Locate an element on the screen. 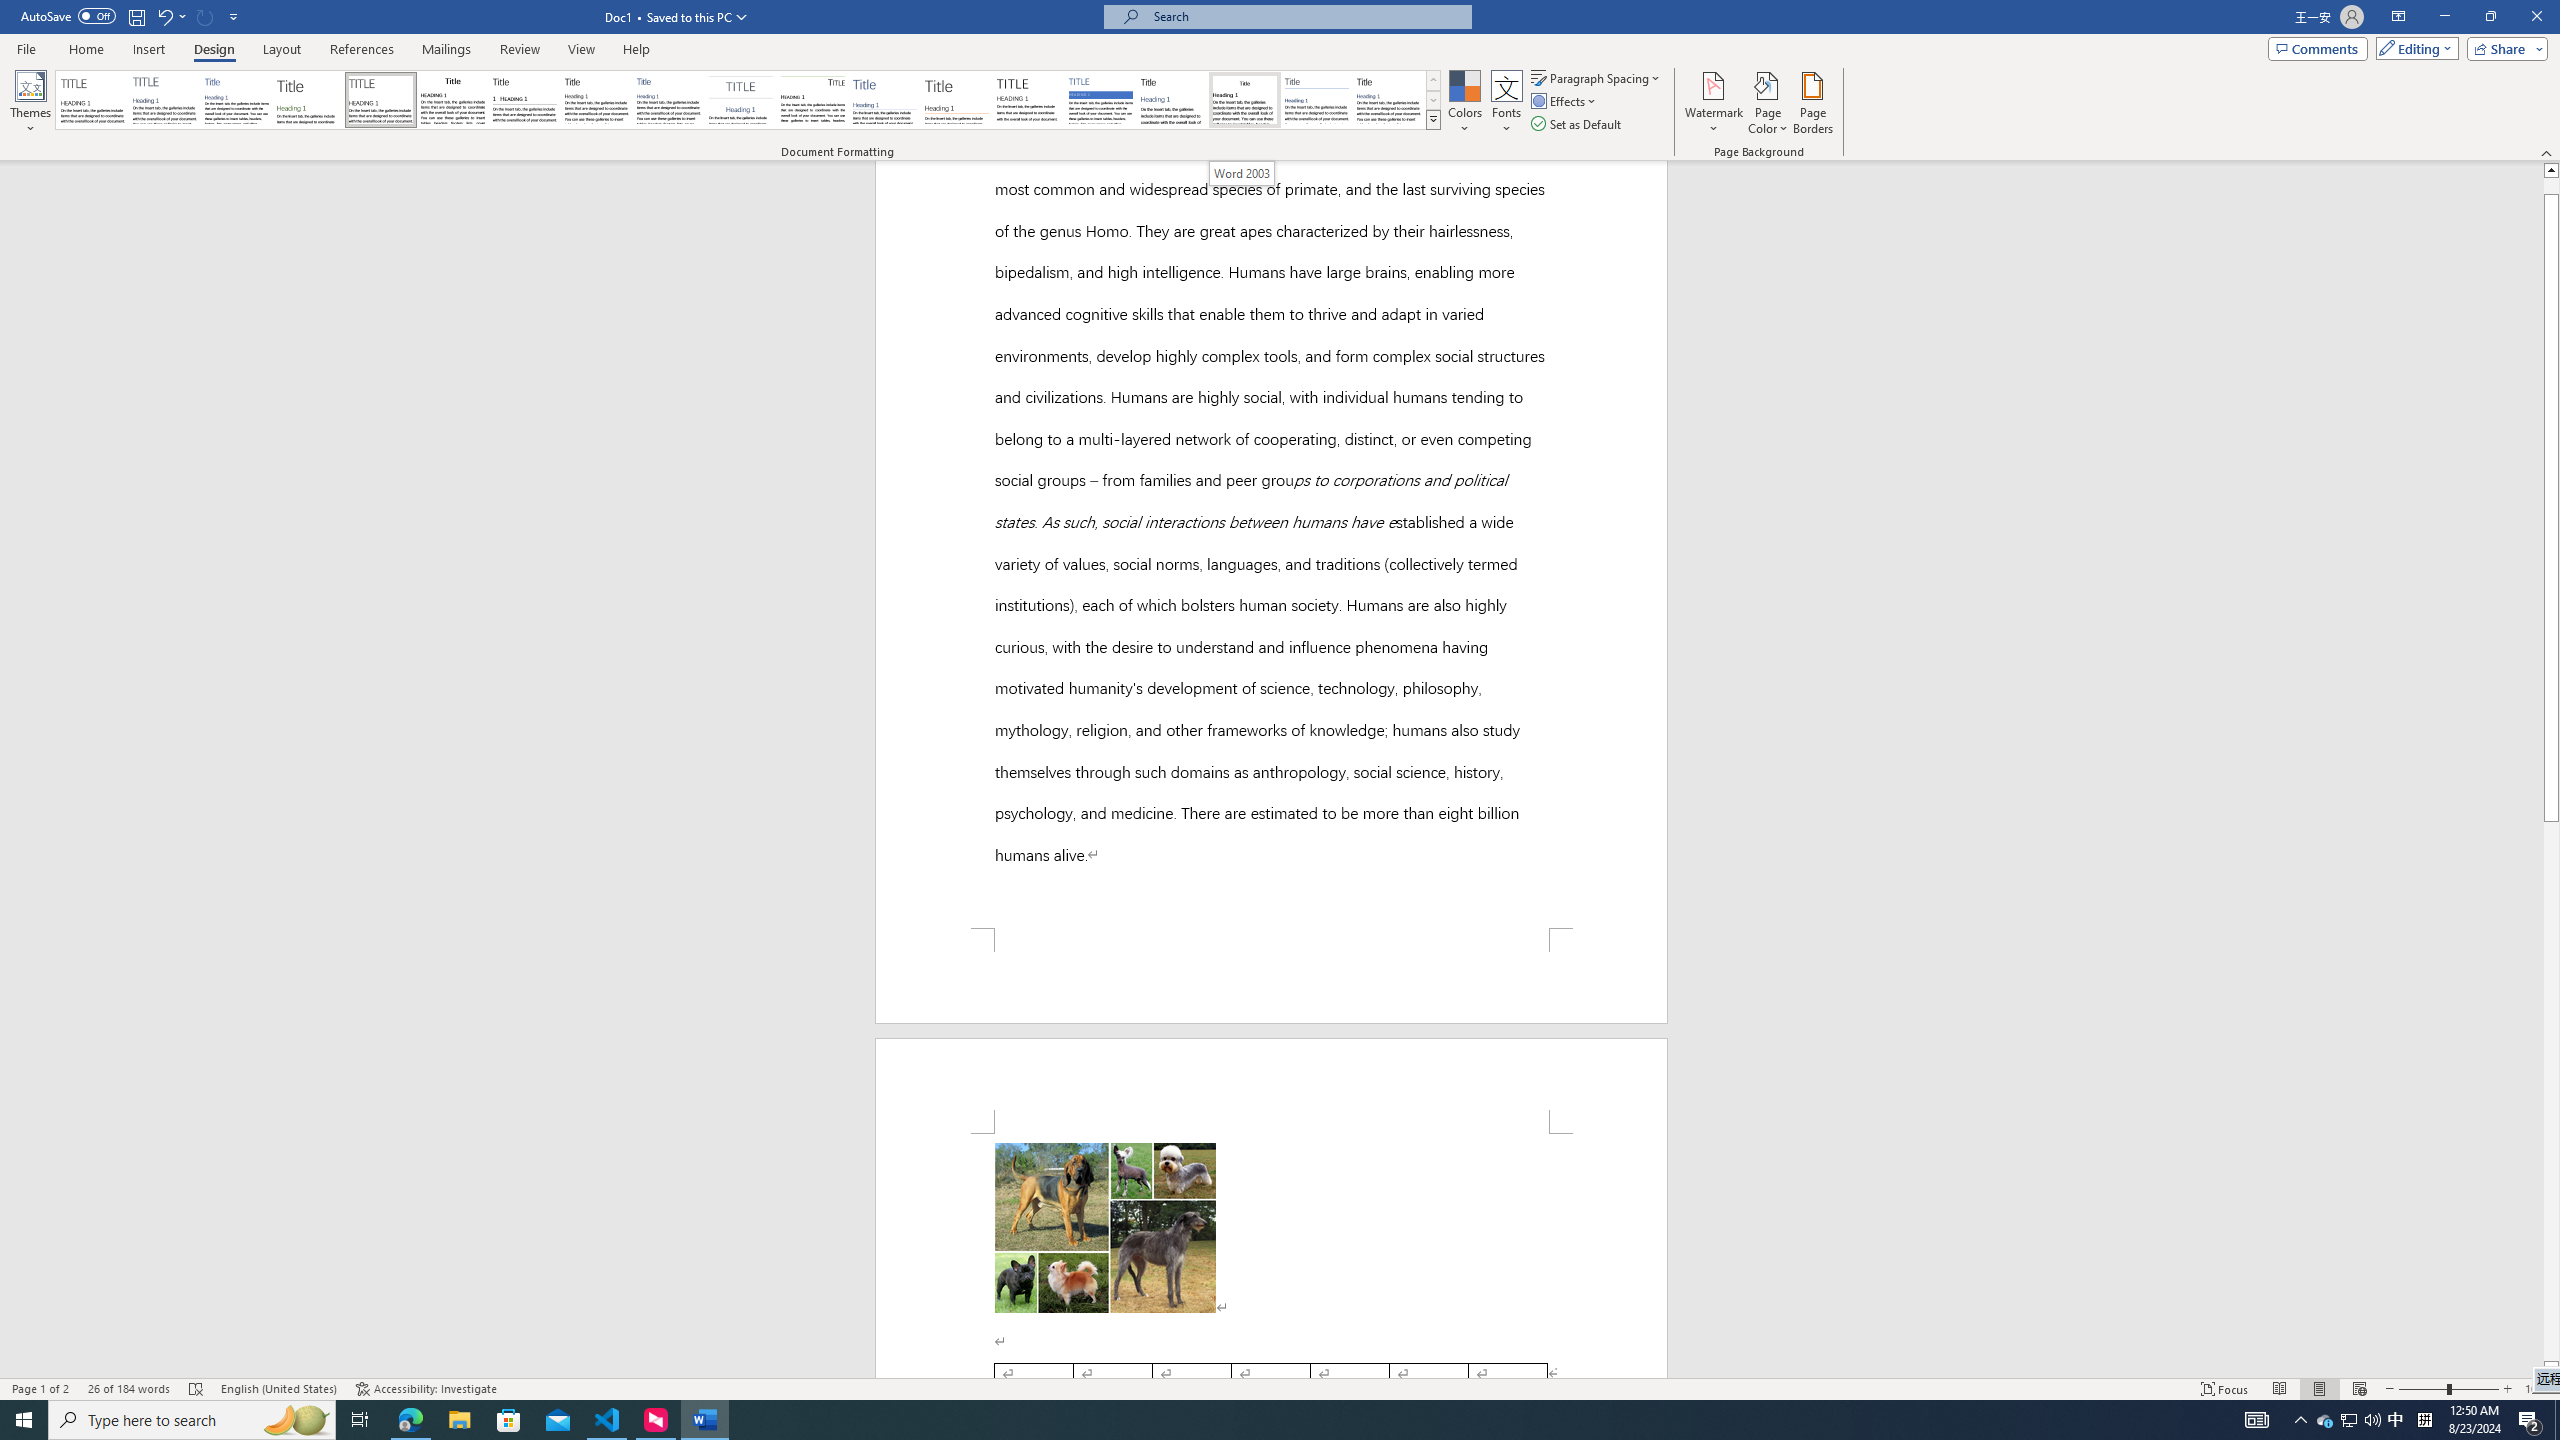 Image resolution: width=2560 pixels, height=1440 pixels. 'Paragraph Spacing' is located at coordinates (1597, 77).